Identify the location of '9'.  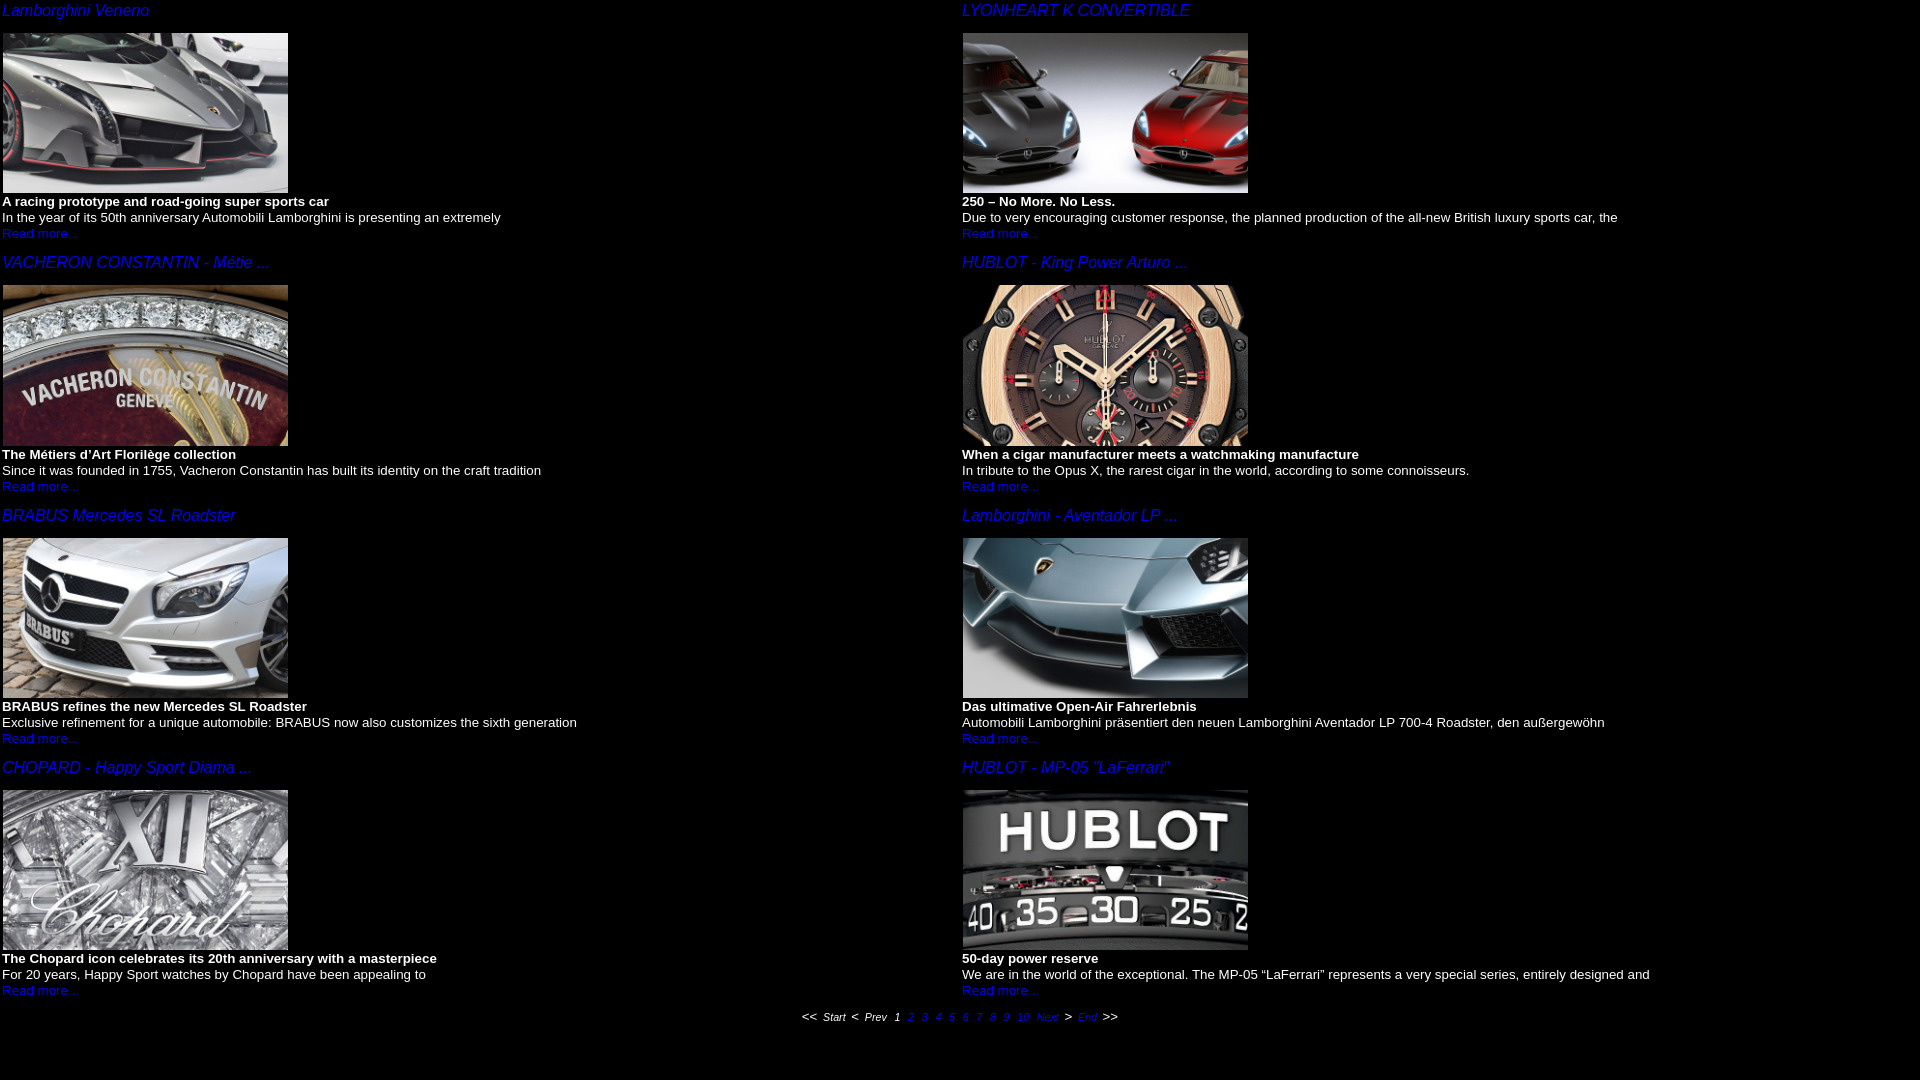
(1007, 1017).